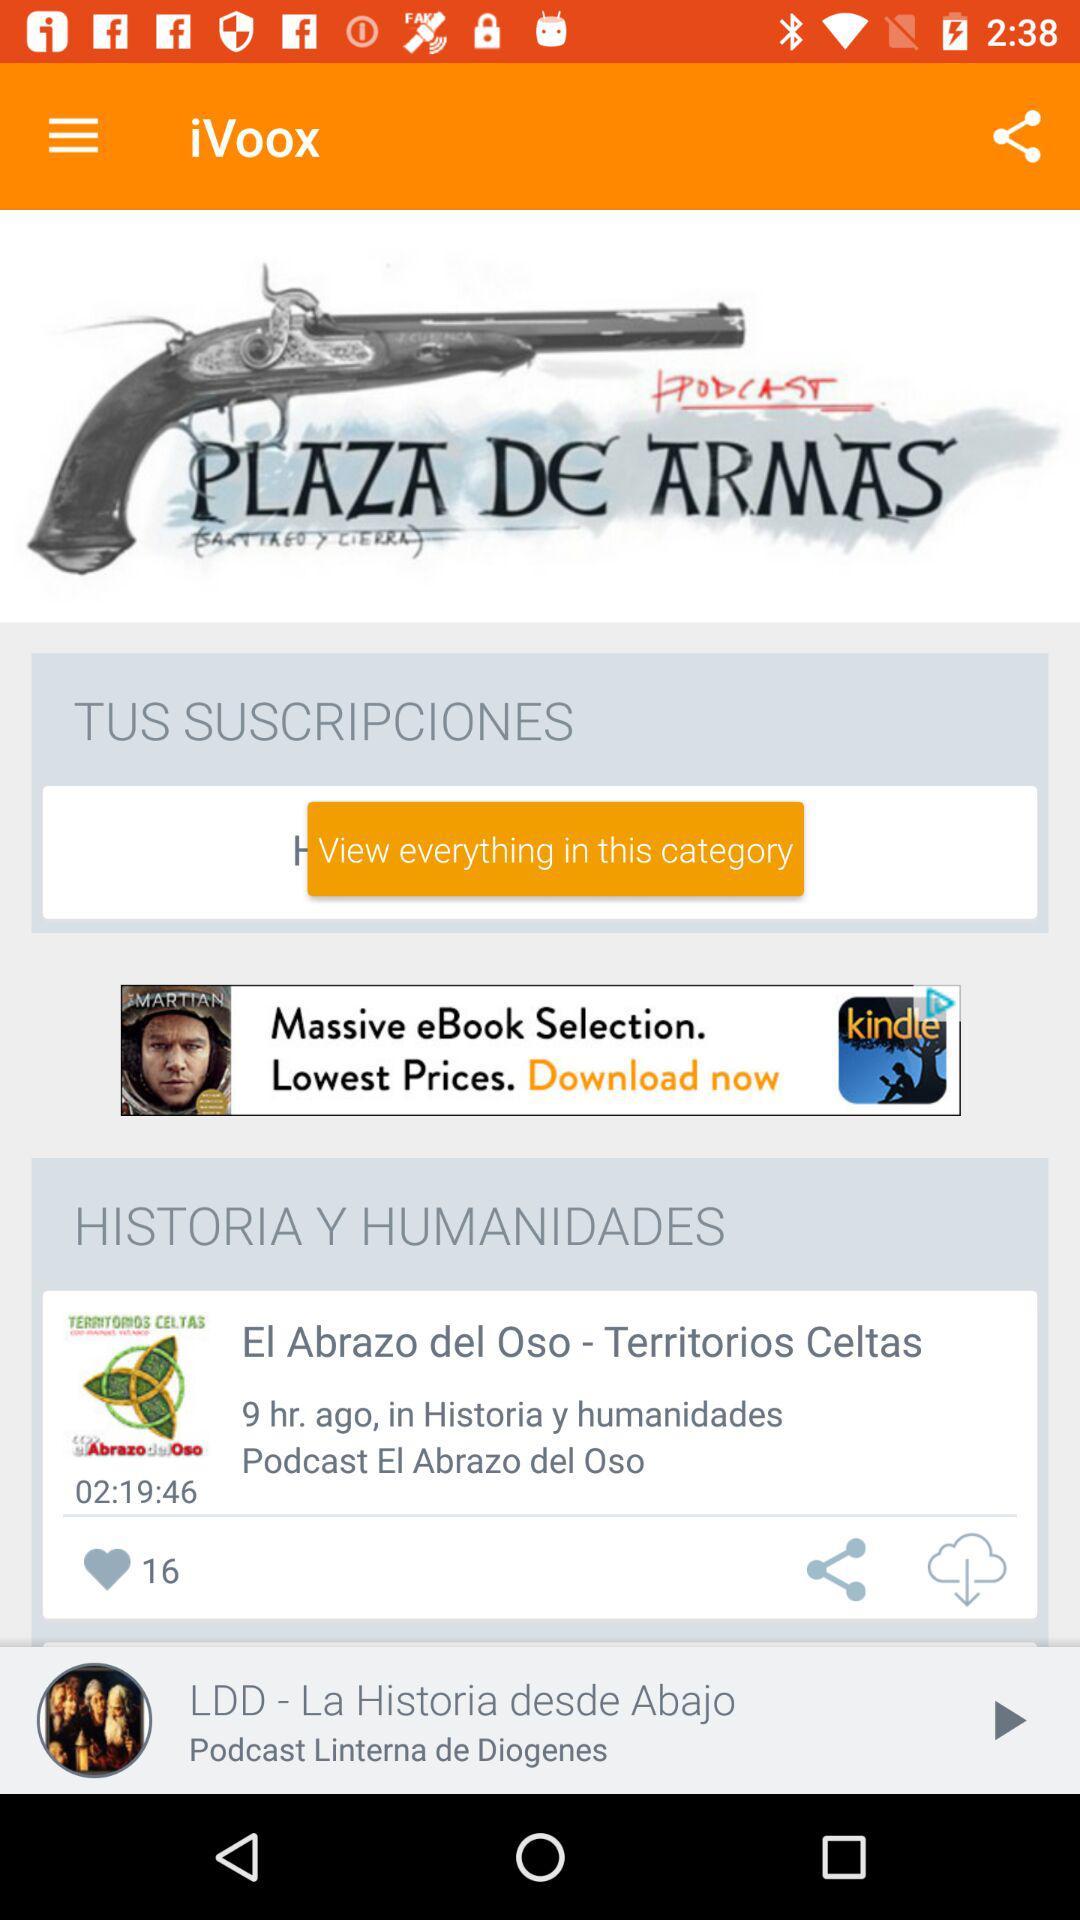  I want to click on choose this, so click(841, 1568).